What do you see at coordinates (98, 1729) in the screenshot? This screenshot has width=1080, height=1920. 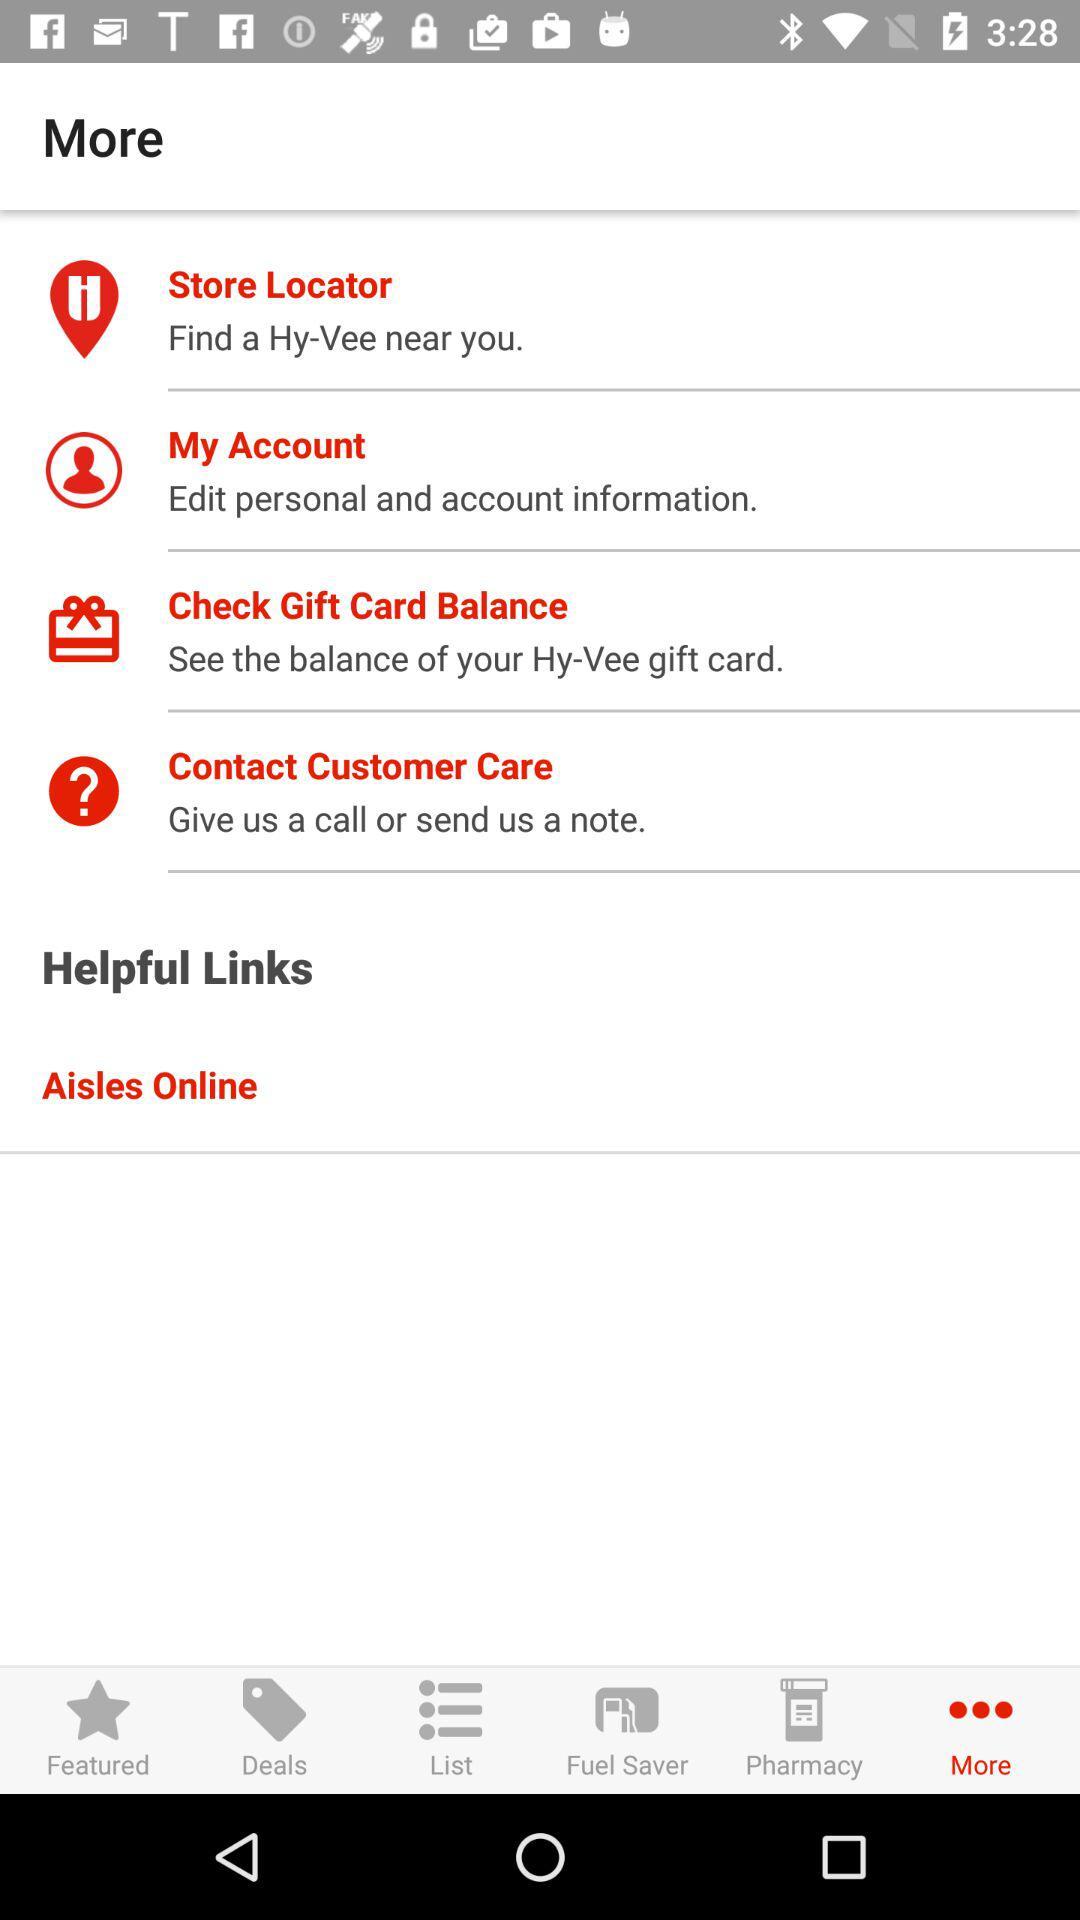 I see `item to the left of deals` at bounding box center [98, 1729].